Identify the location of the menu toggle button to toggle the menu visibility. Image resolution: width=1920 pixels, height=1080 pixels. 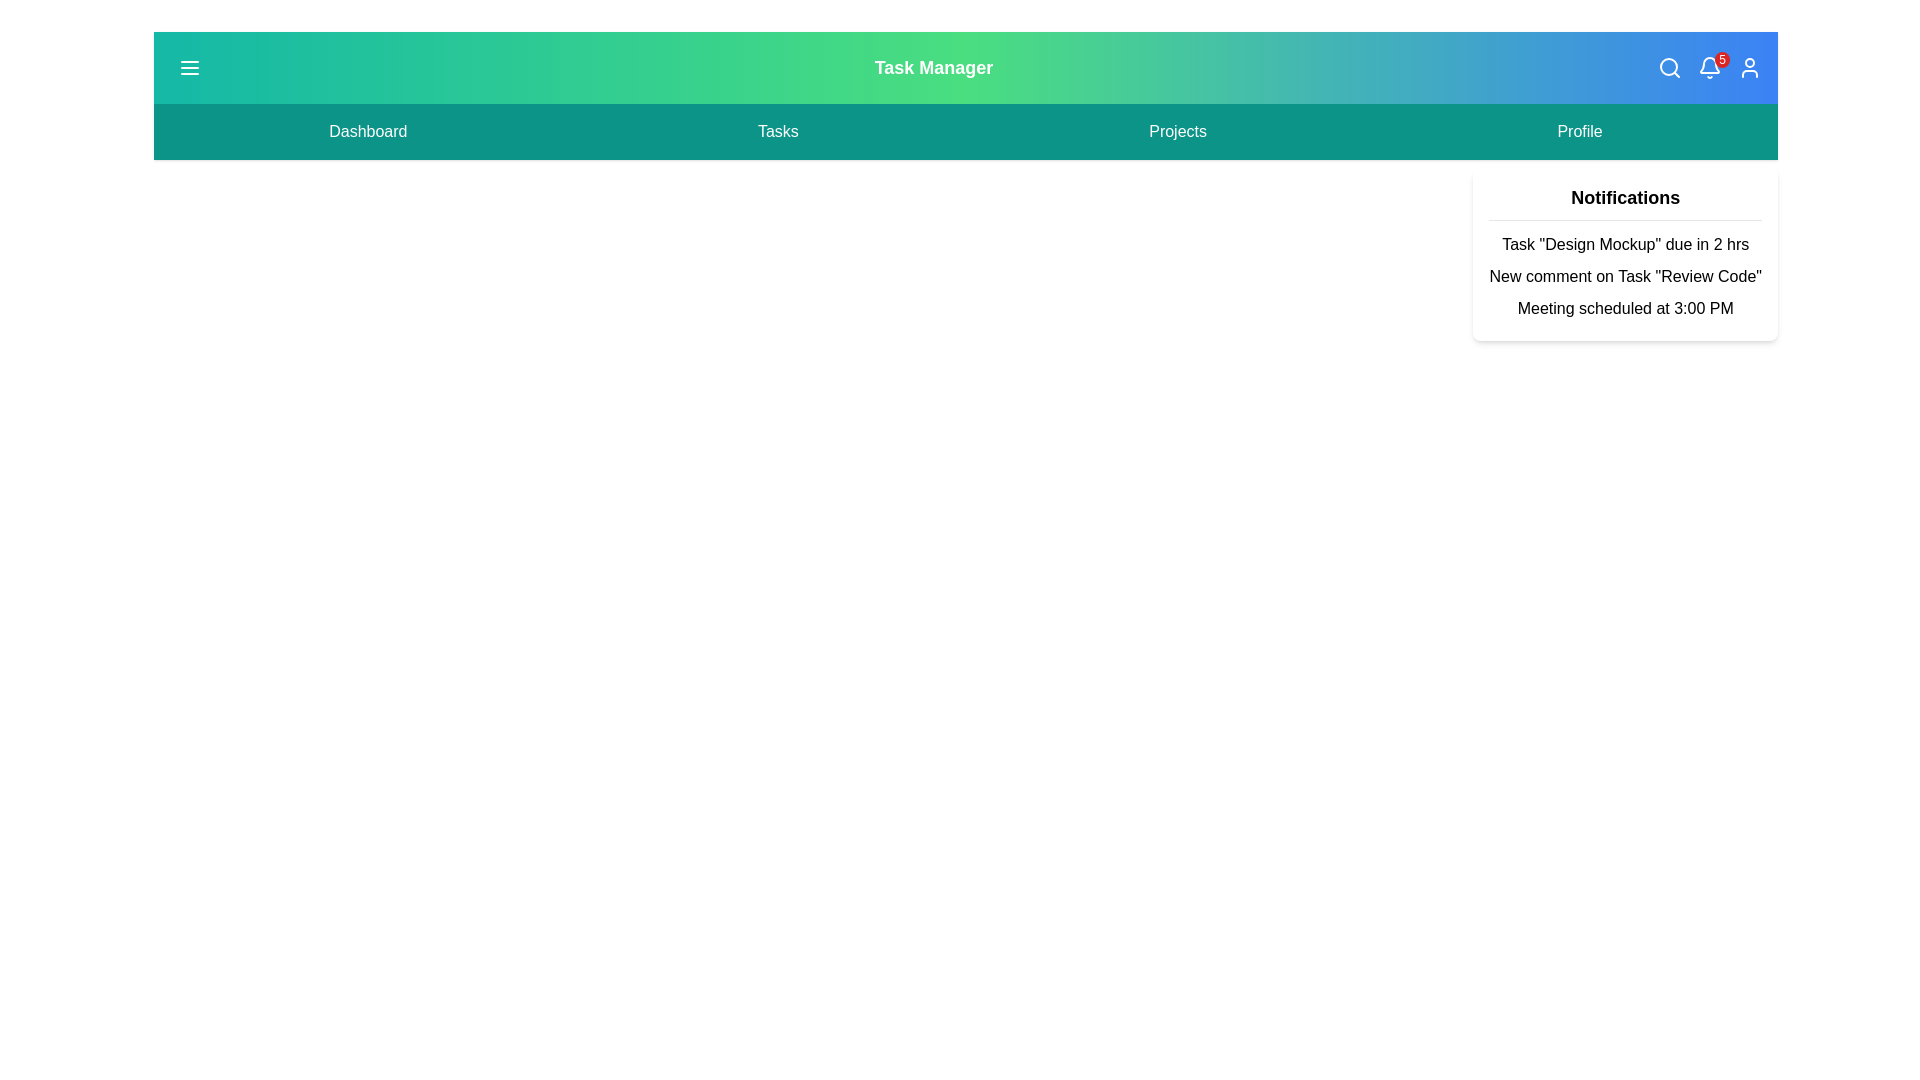
(190, 67).